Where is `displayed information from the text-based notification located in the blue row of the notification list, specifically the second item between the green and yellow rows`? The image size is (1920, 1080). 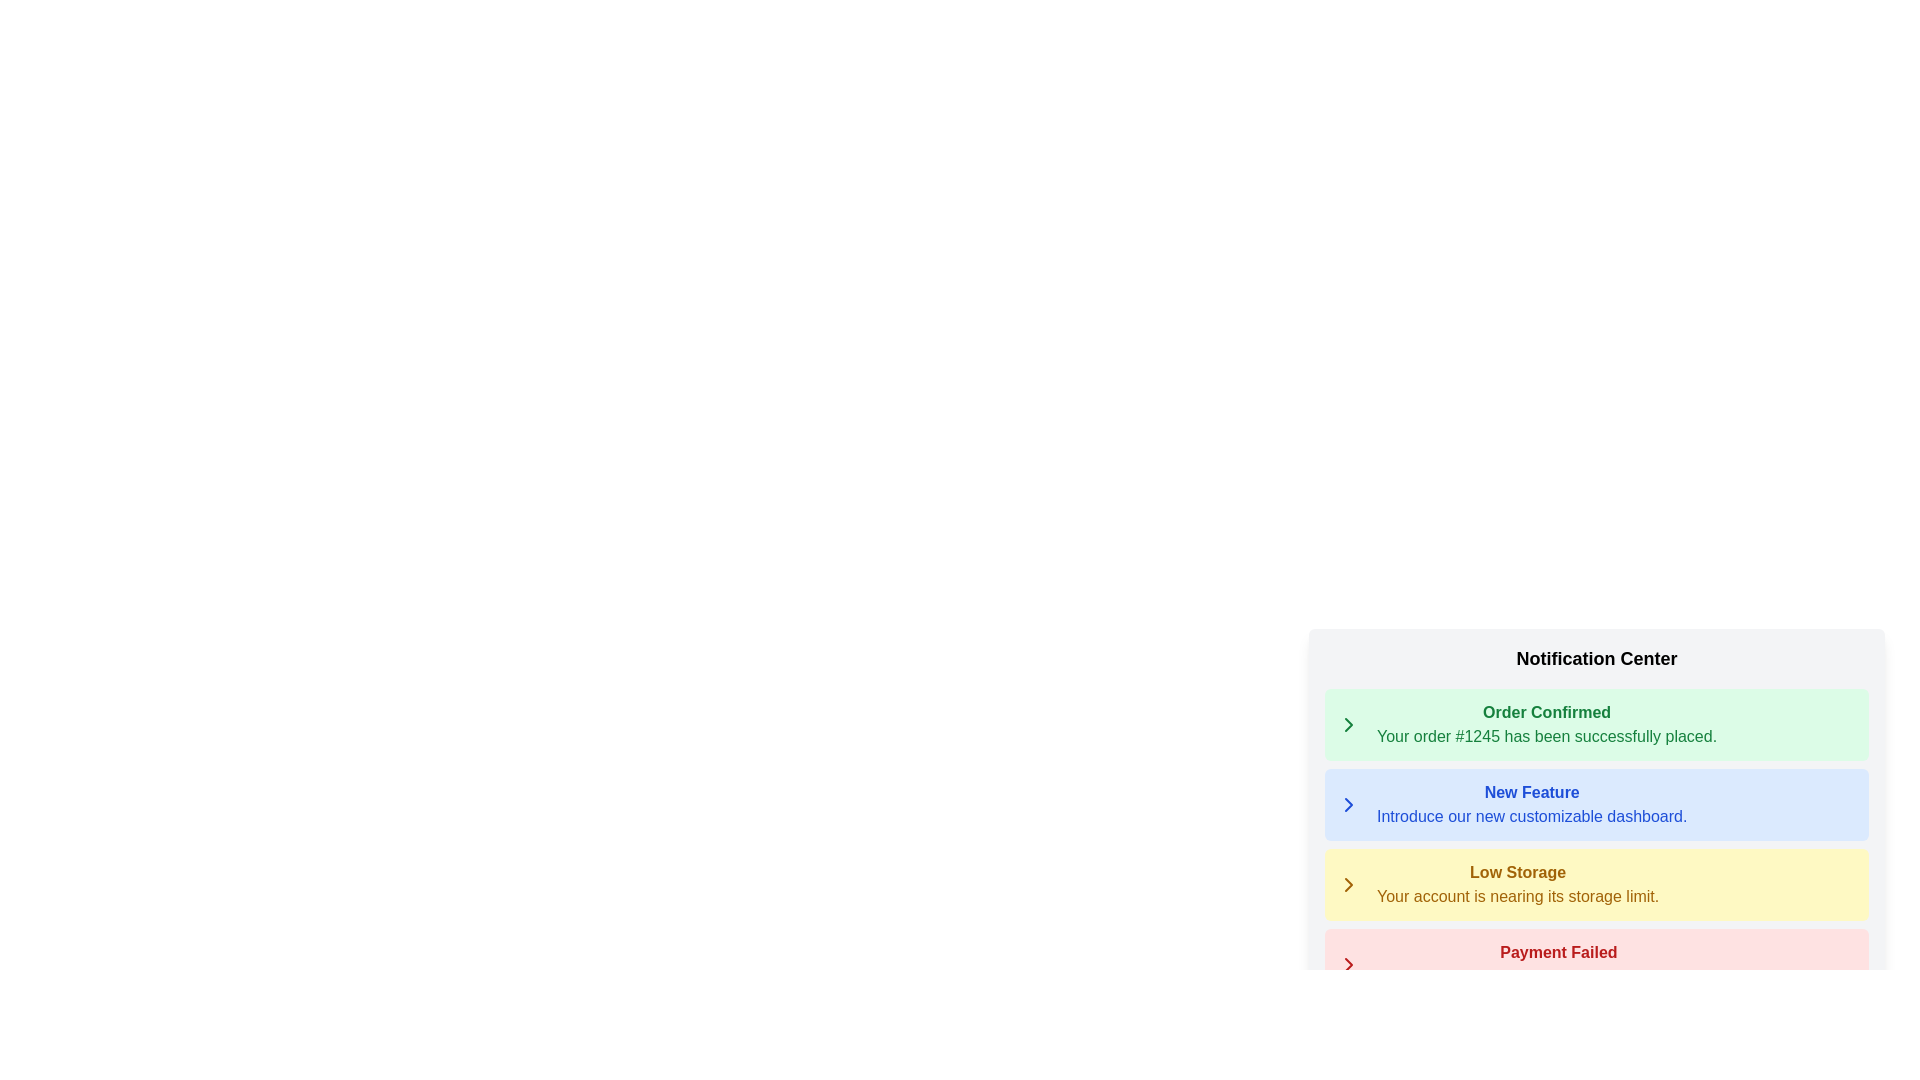 displayed information from the text-based notification located in the blue row of the notification list, specifically the second item between the green and yellow rows is located at coordinates (1531, 804).